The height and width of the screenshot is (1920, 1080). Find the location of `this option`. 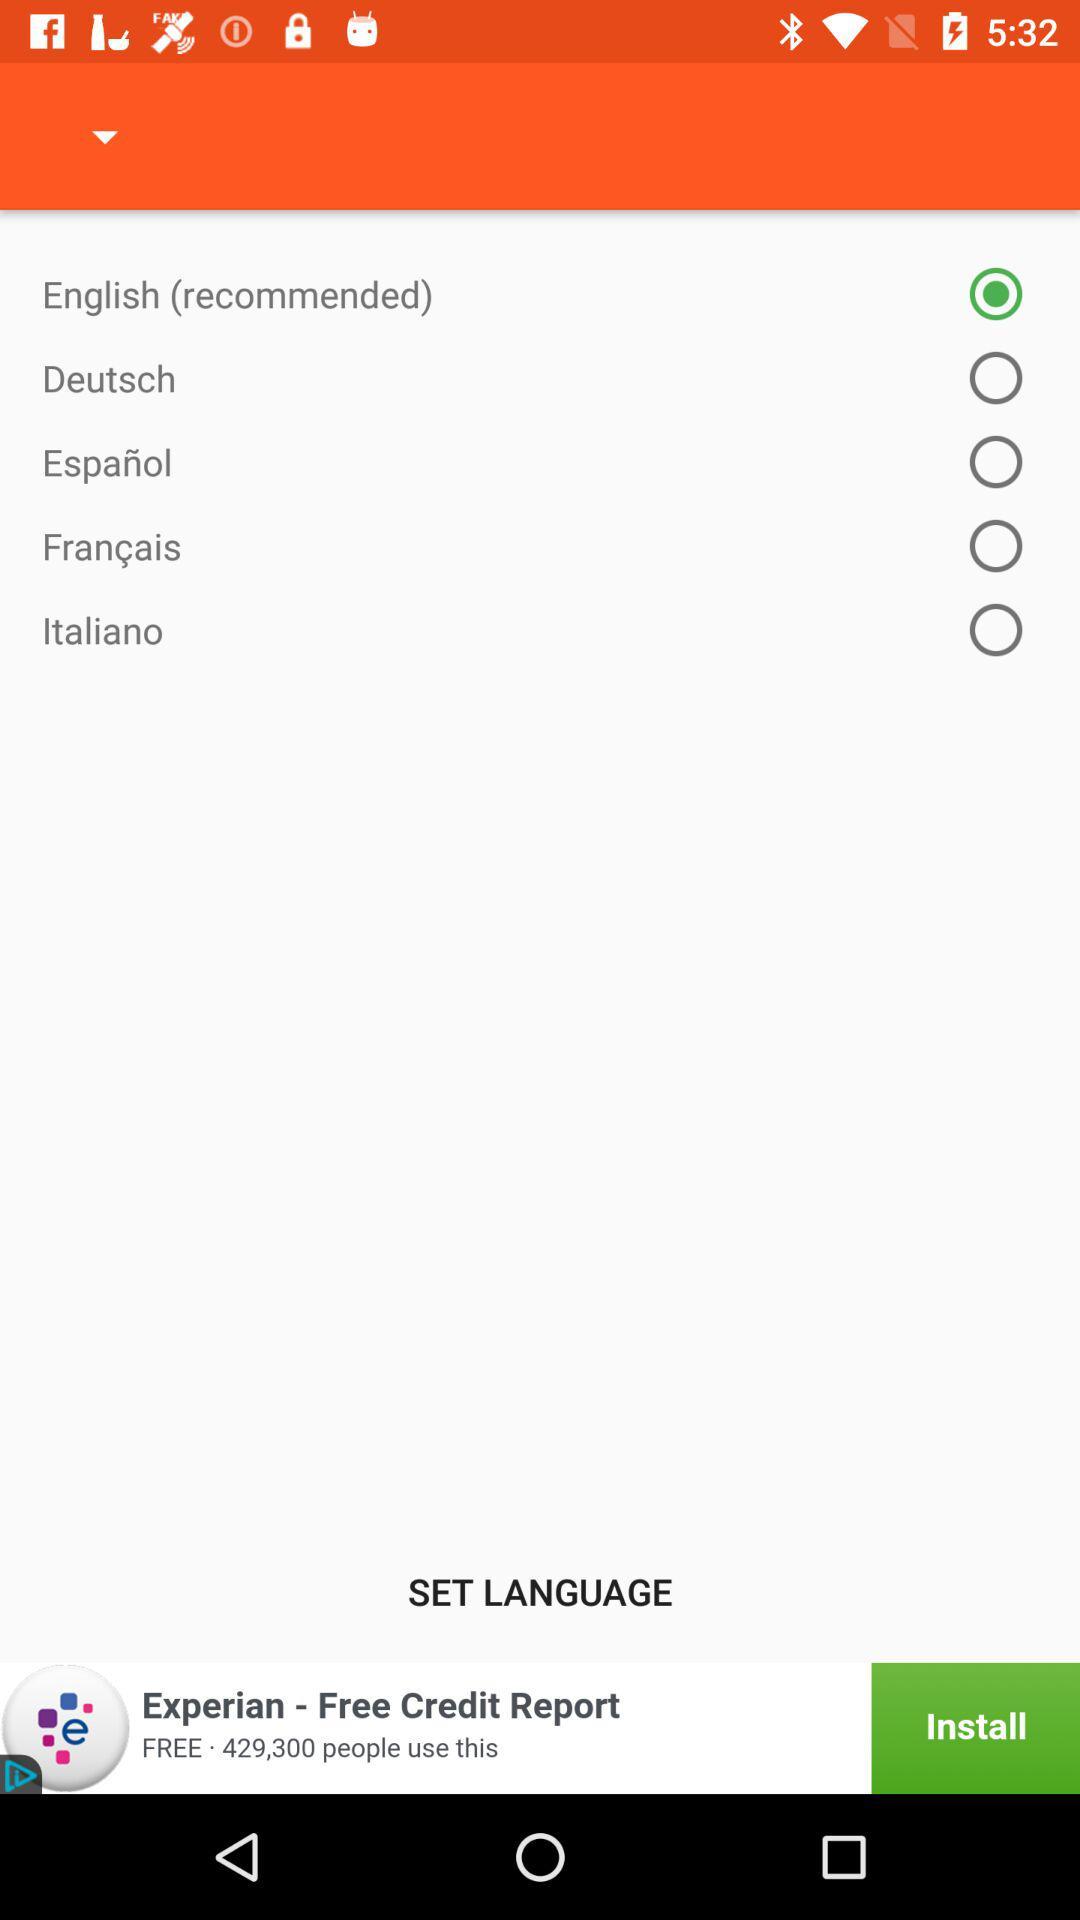

this option is located at coordinates (540, 1727).